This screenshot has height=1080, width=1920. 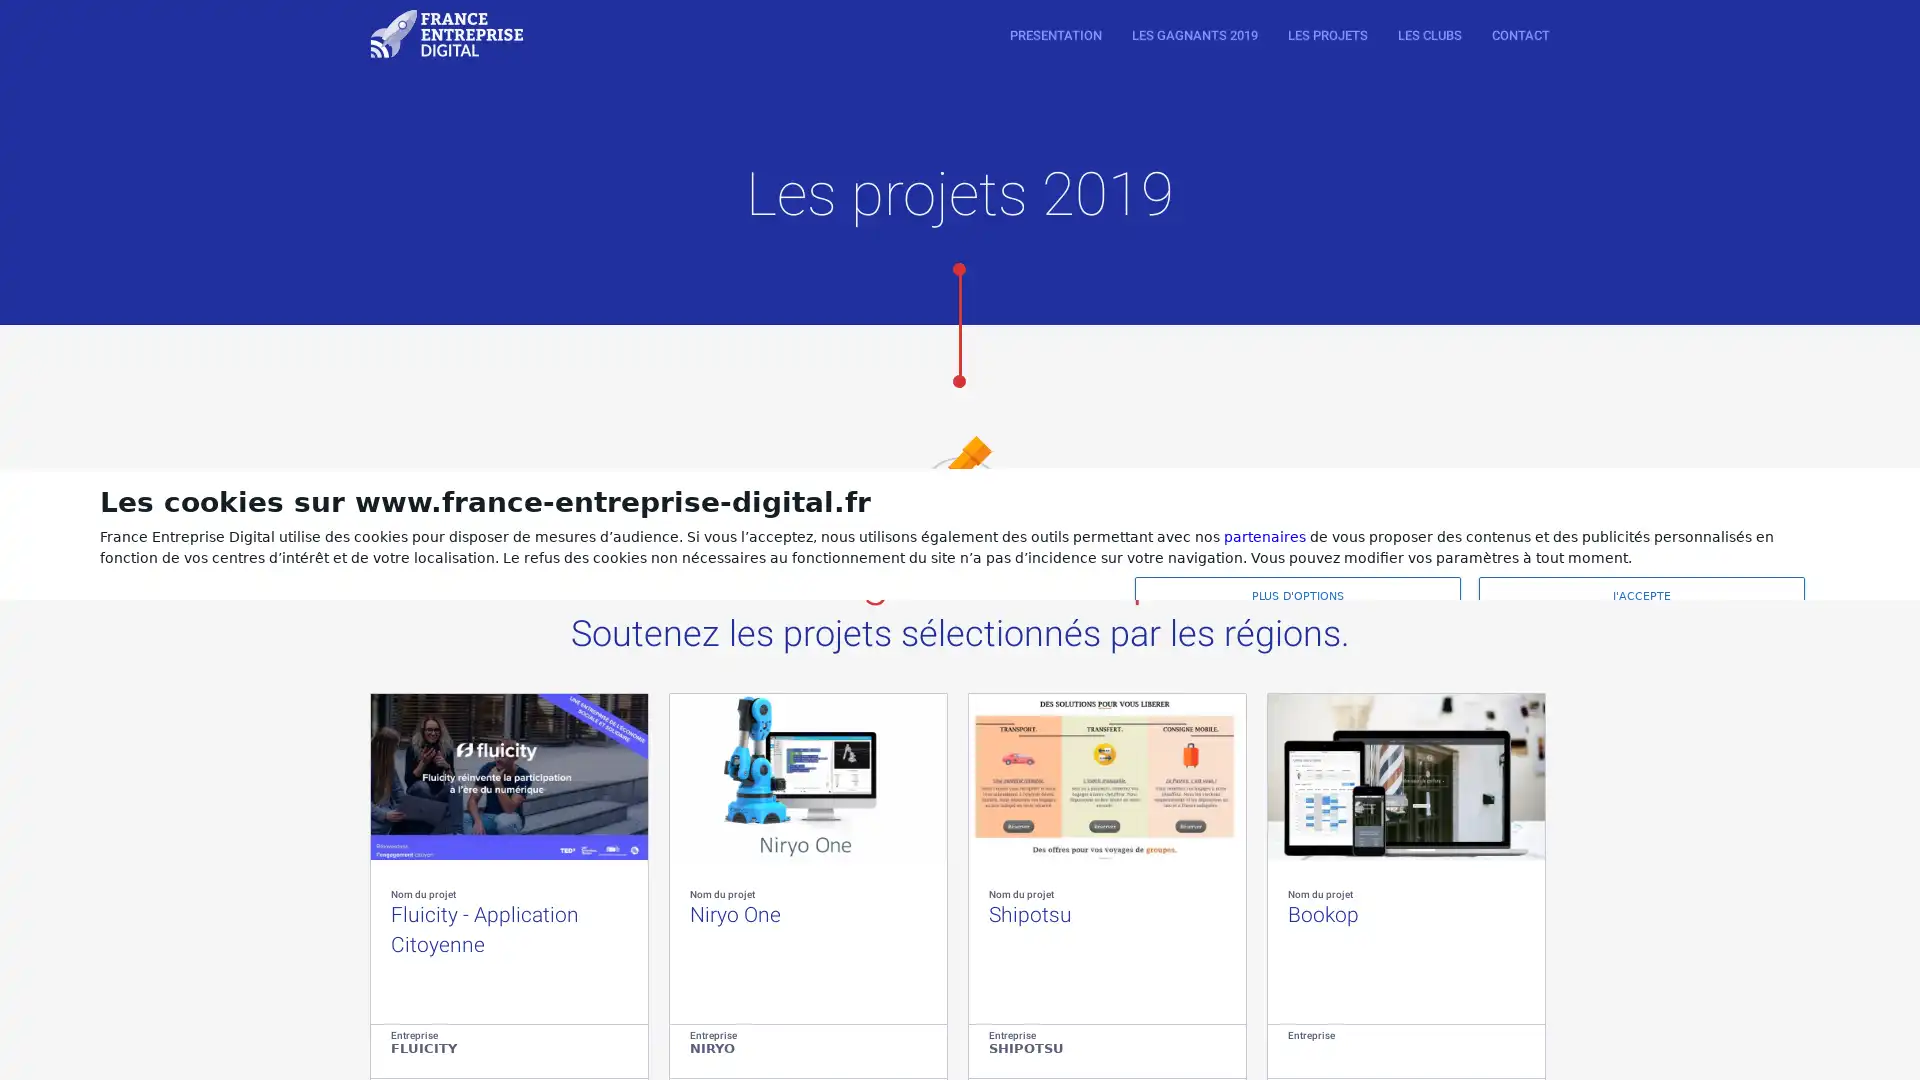 I want to click on PLUS D'OPTIONS, so click(x=1296, y=593).